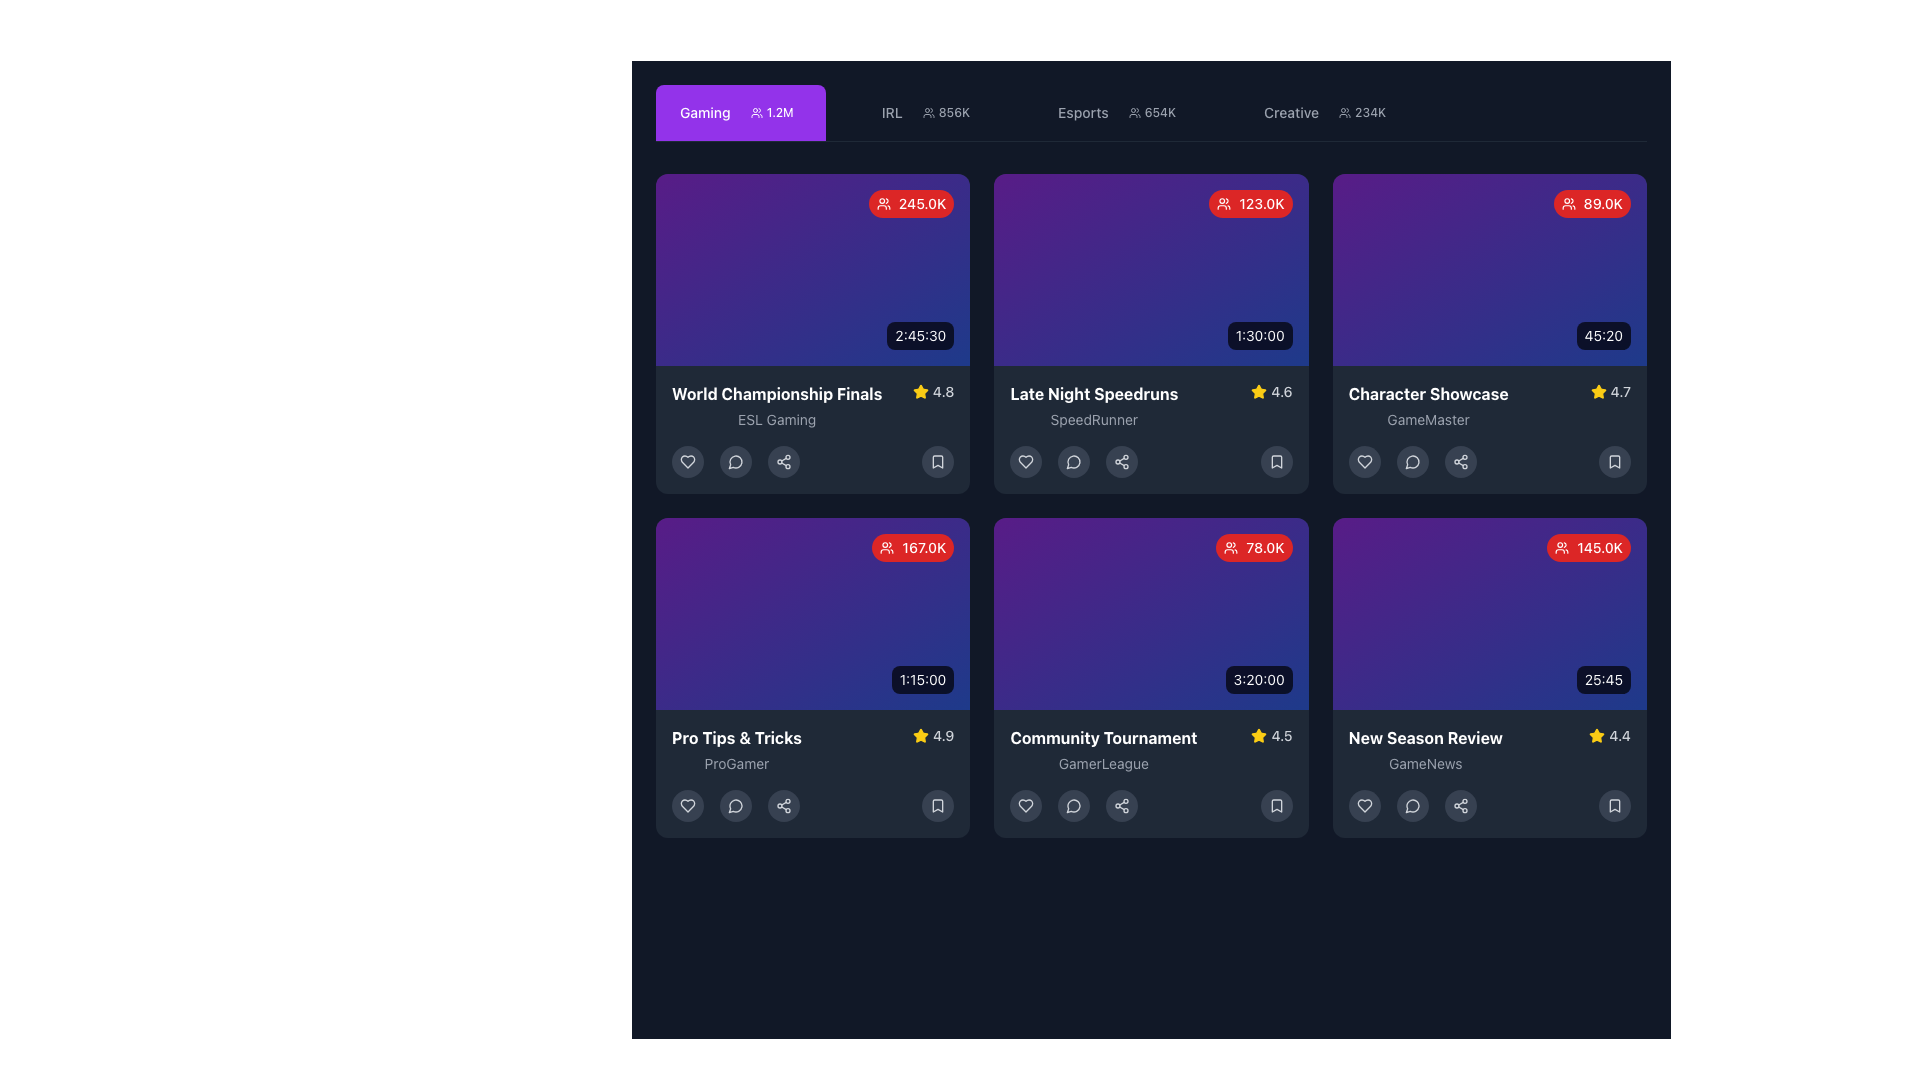 Image resolution: width=1920 pixels, height=1080 pixels. What do you see at coordinates (813, 270) in the screenshot?
I see `the content display card located at the top-left corner of the grid layout, showcasing viewer counts and duration, to access its associated buttons and links` at bounding box center [813, 270].